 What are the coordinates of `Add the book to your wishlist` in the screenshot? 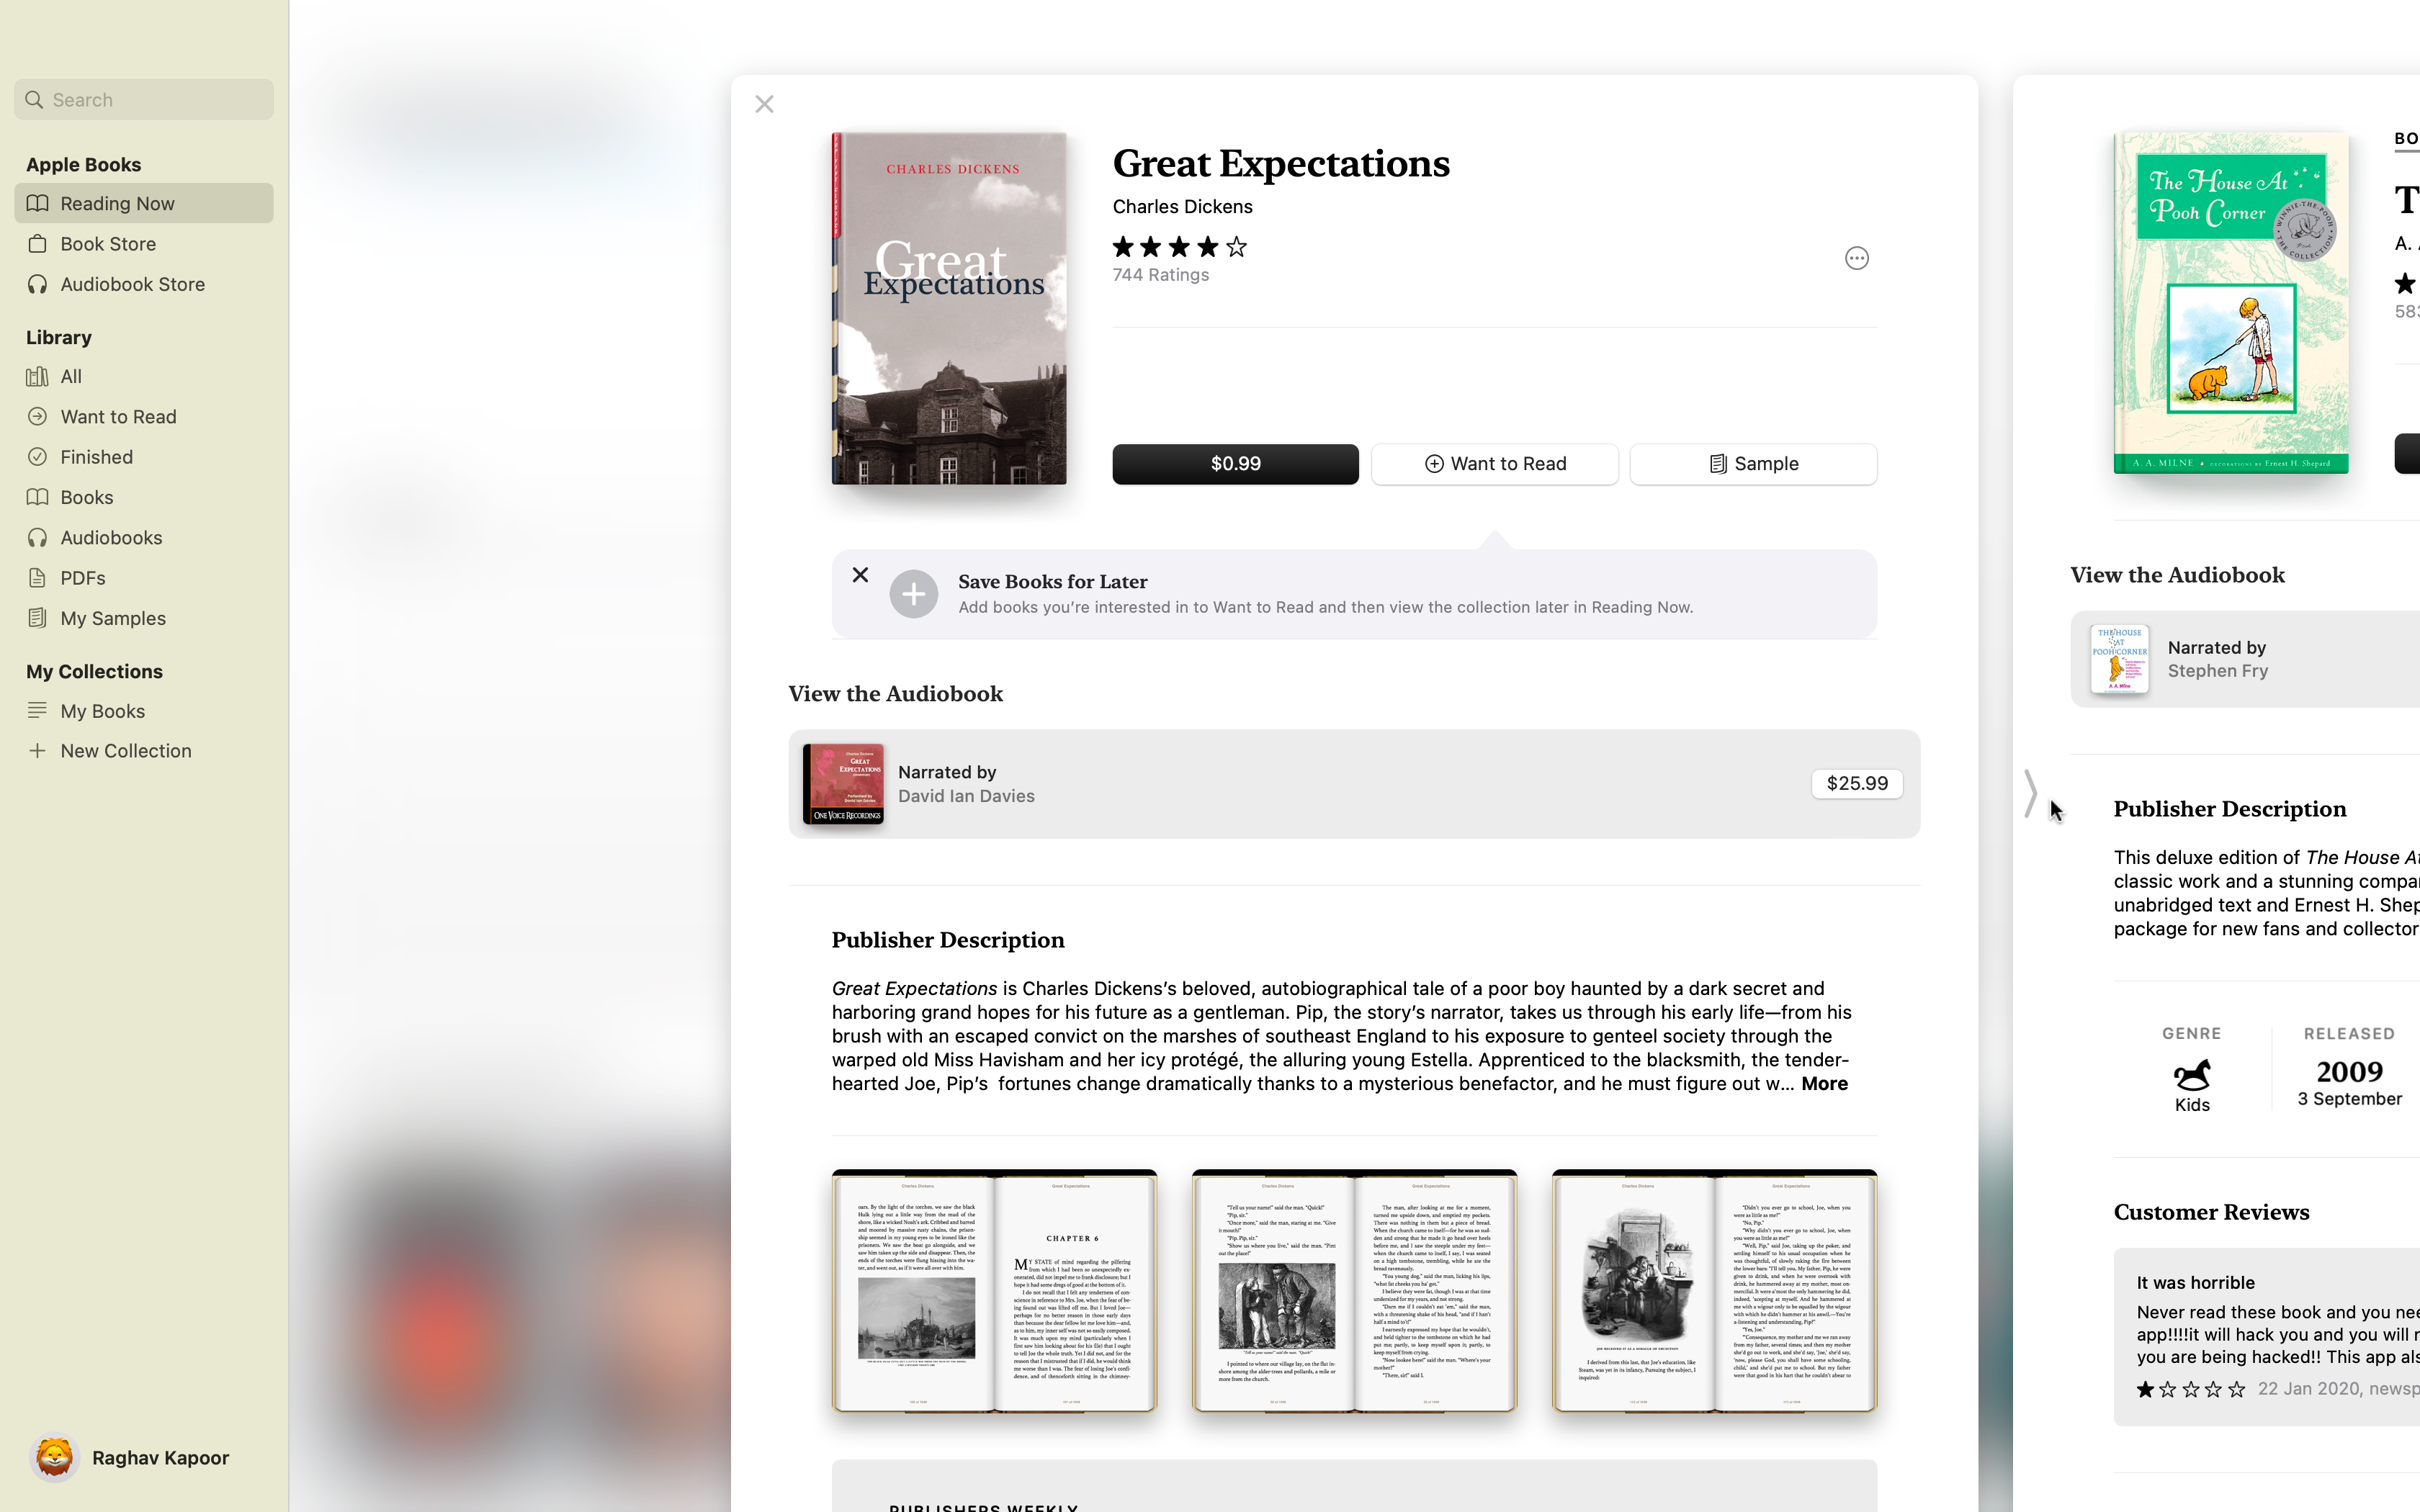 It's located at (912, 593).